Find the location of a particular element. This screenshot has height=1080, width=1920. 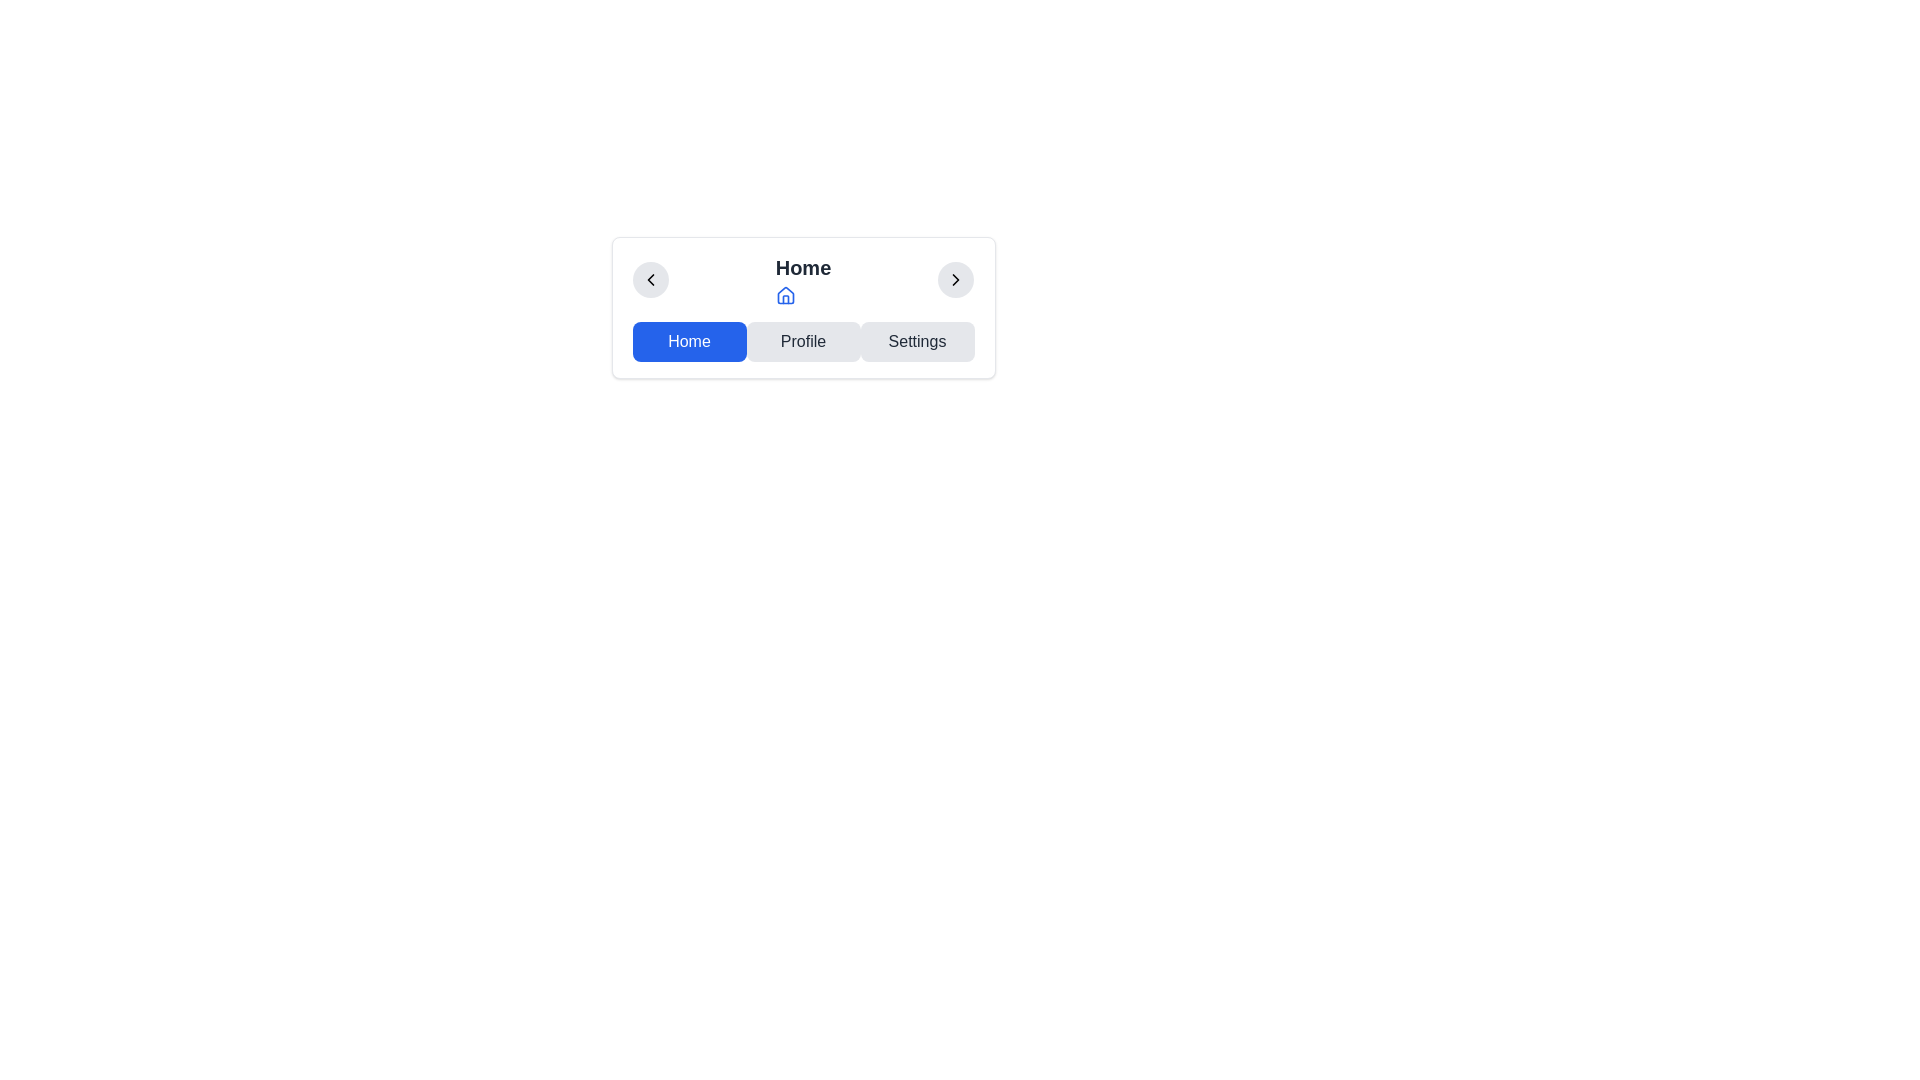

slider is located at coordinates (666, 280).